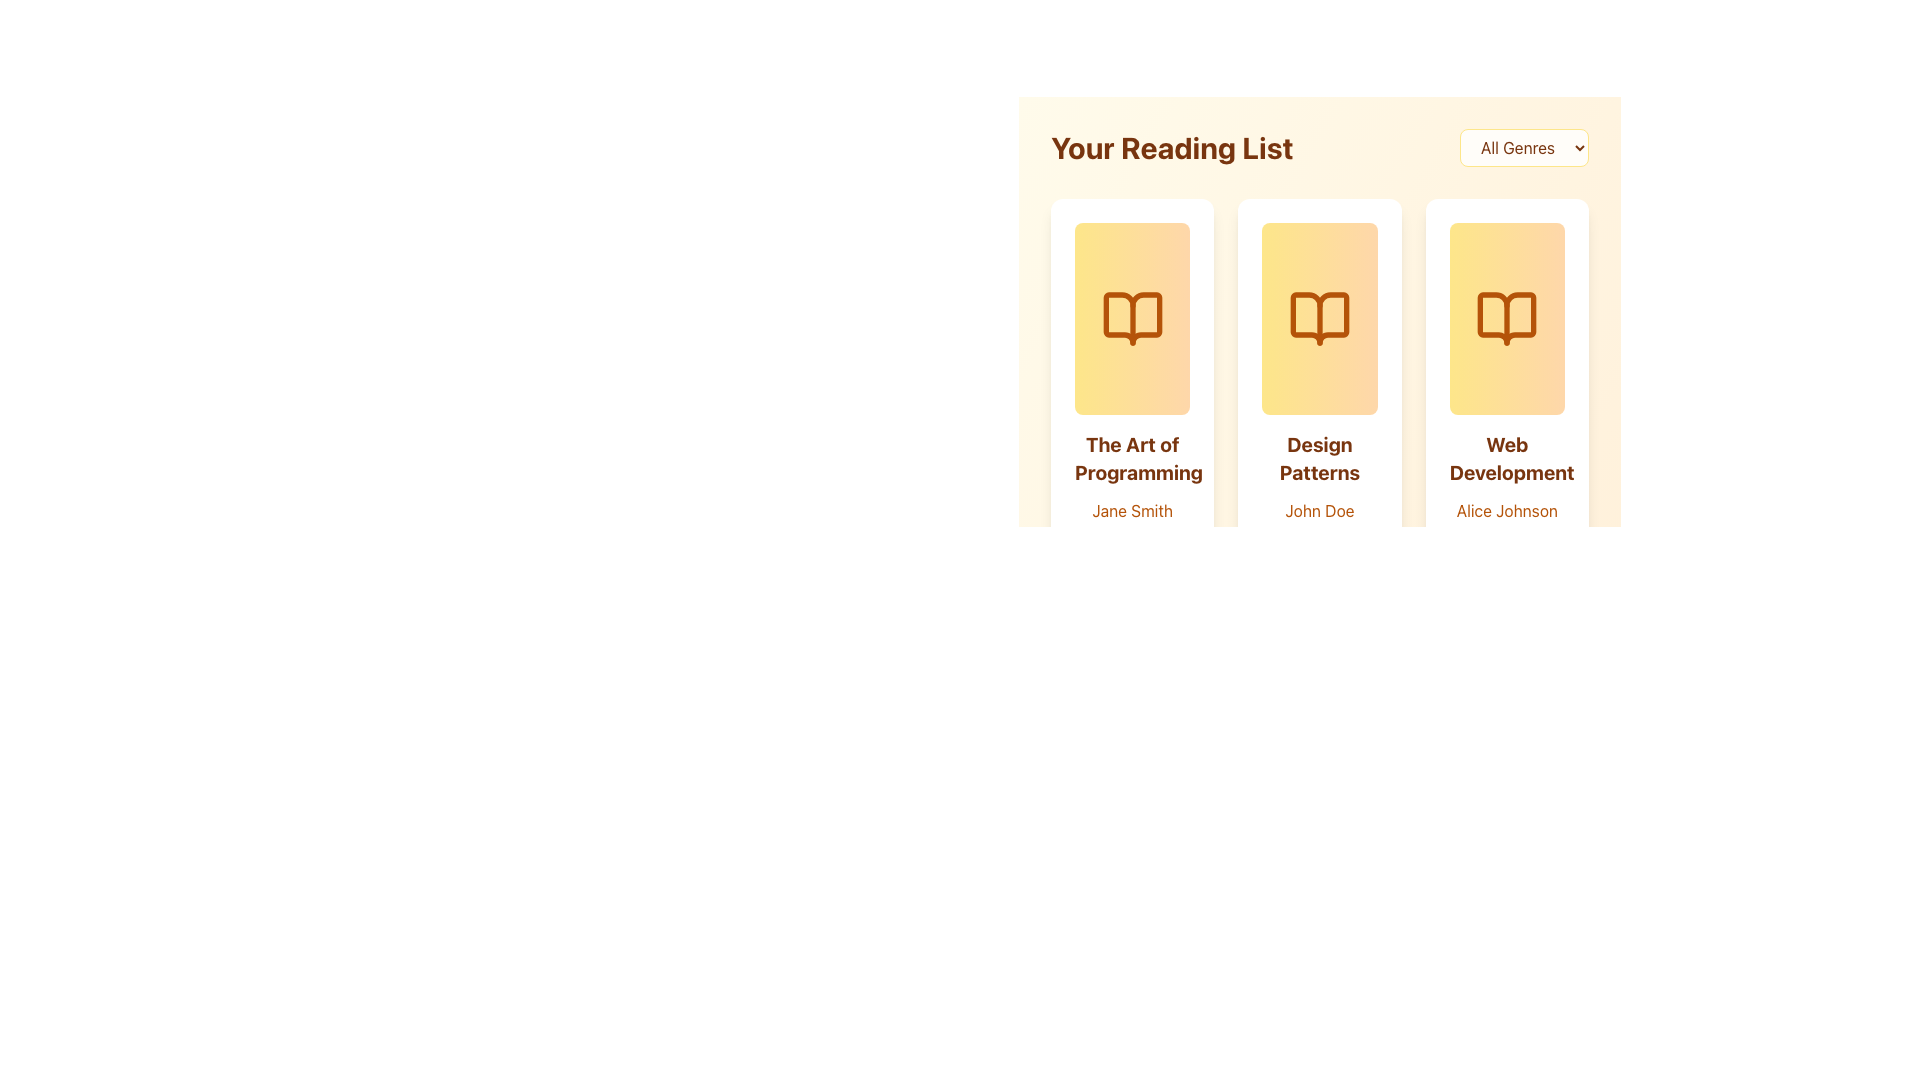 The height and width of the screenshot is (1080, 1920). What do you see at coordinates (1172, 146) in the screenshot?
I see `header text that serves as the title for the section related to the user's reading preferences, located at the top-left corner of the interface before the 'All Genres' dropdown menu` at bounding box center [1172, 146].